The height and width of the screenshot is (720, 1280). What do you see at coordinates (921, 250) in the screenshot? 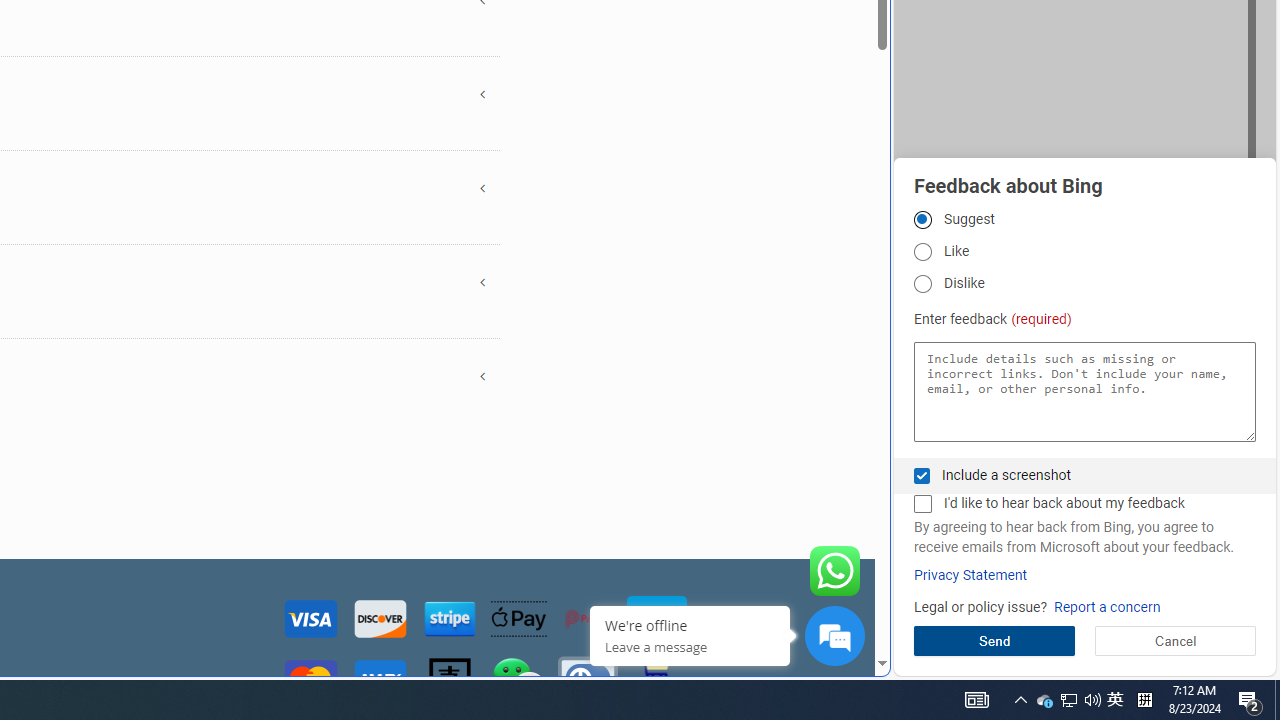
I see `'Like'` at bounding box center [921, 250].